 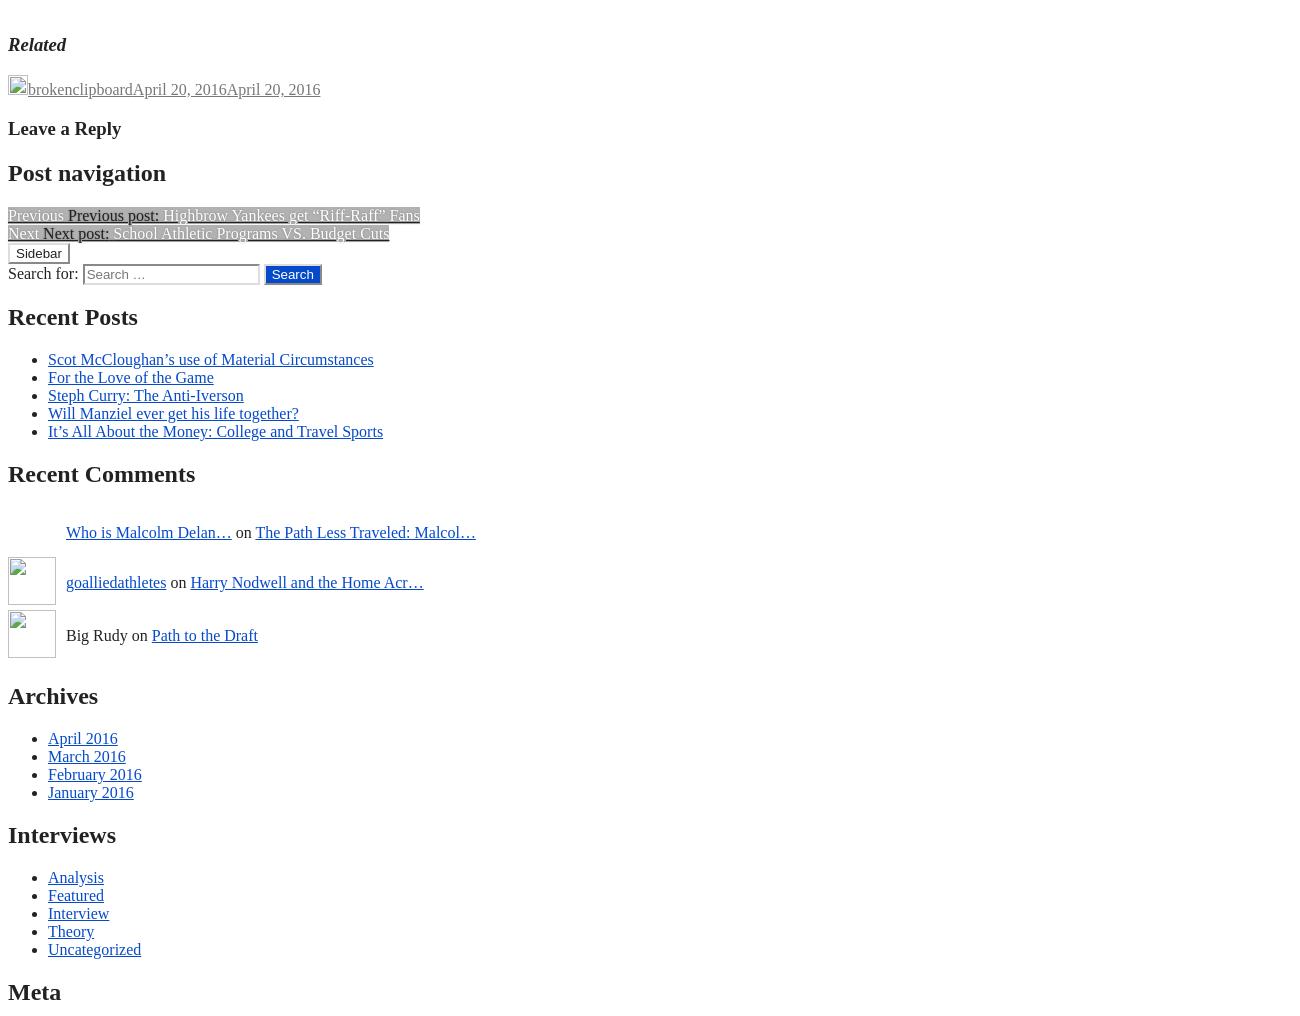 I want to click on 'March 2016', so click(x=86, y=755).